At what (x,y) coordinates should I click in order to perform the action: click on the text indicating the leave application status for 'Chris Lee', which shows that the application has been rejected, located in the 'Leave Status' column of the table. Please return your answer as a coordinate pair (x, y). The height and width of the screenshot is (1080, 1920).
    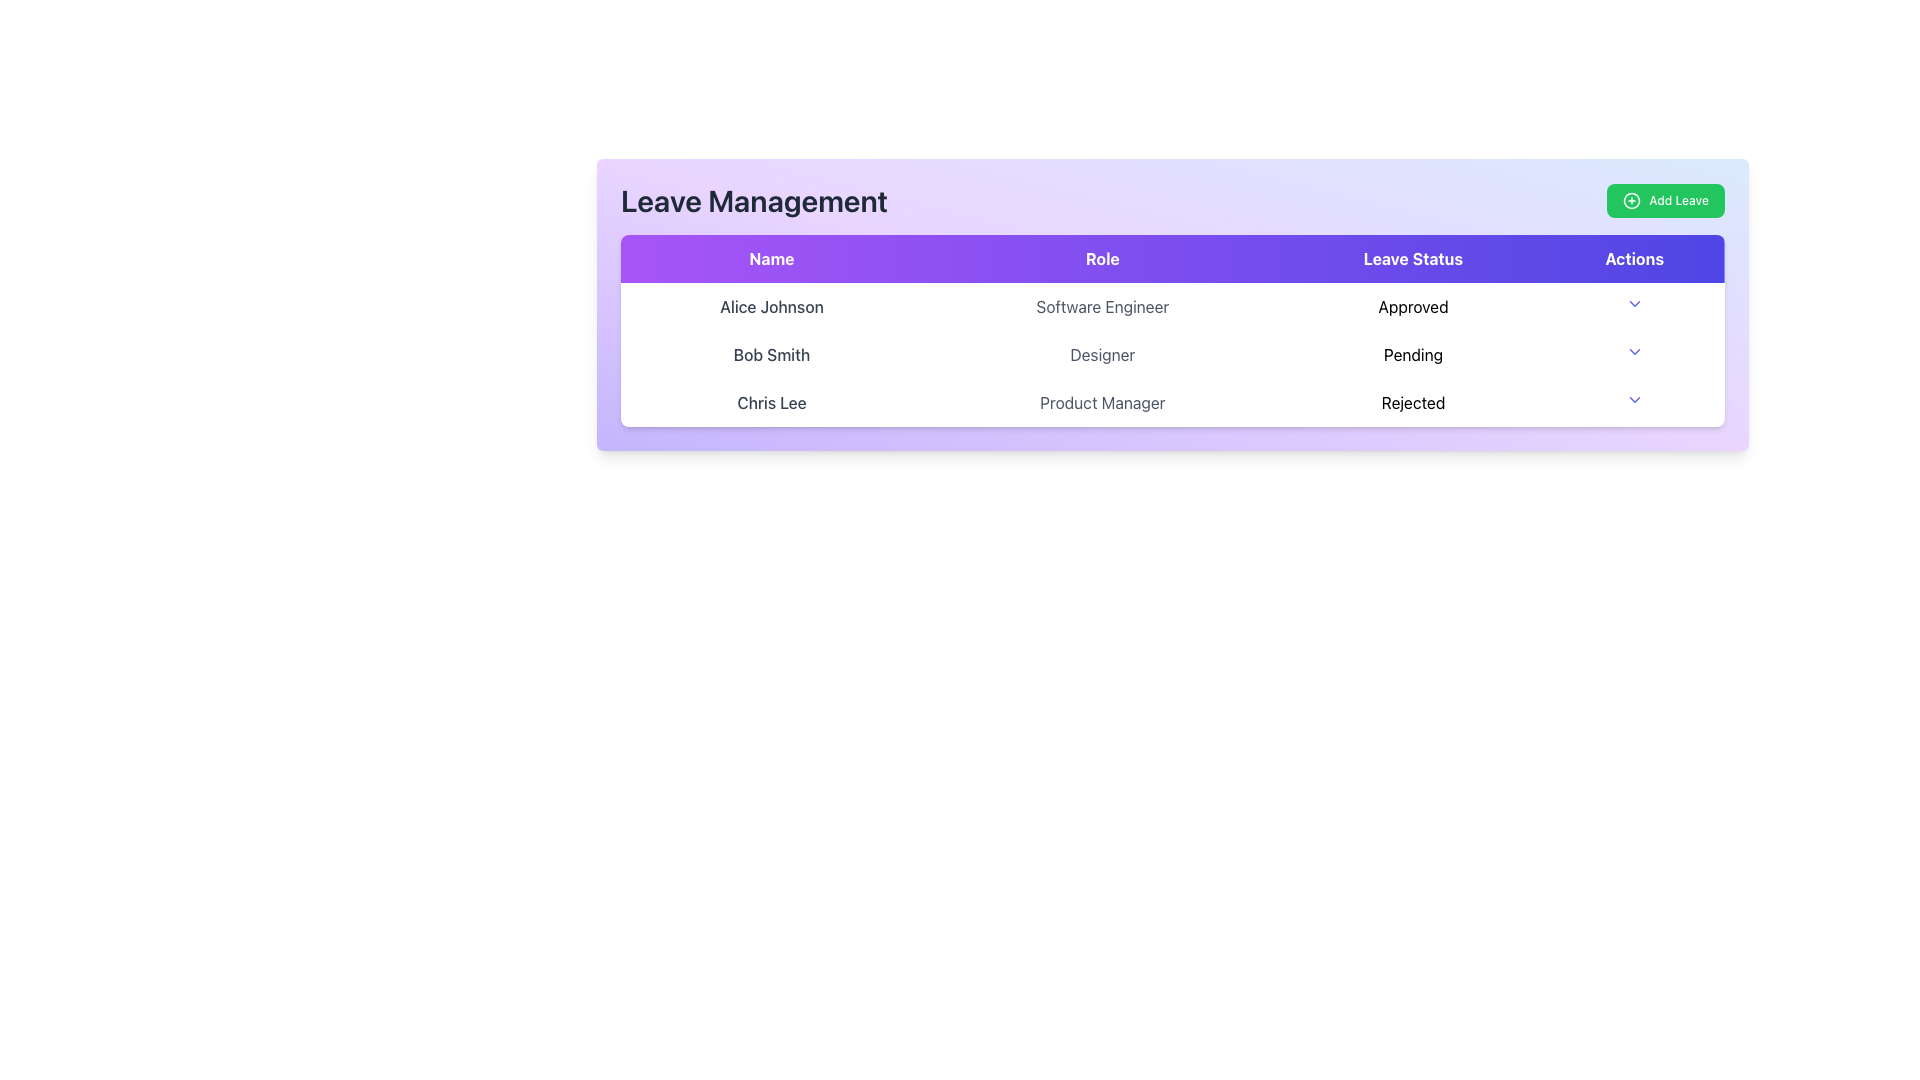
    Looking at the image, I should click on (1412, 402).